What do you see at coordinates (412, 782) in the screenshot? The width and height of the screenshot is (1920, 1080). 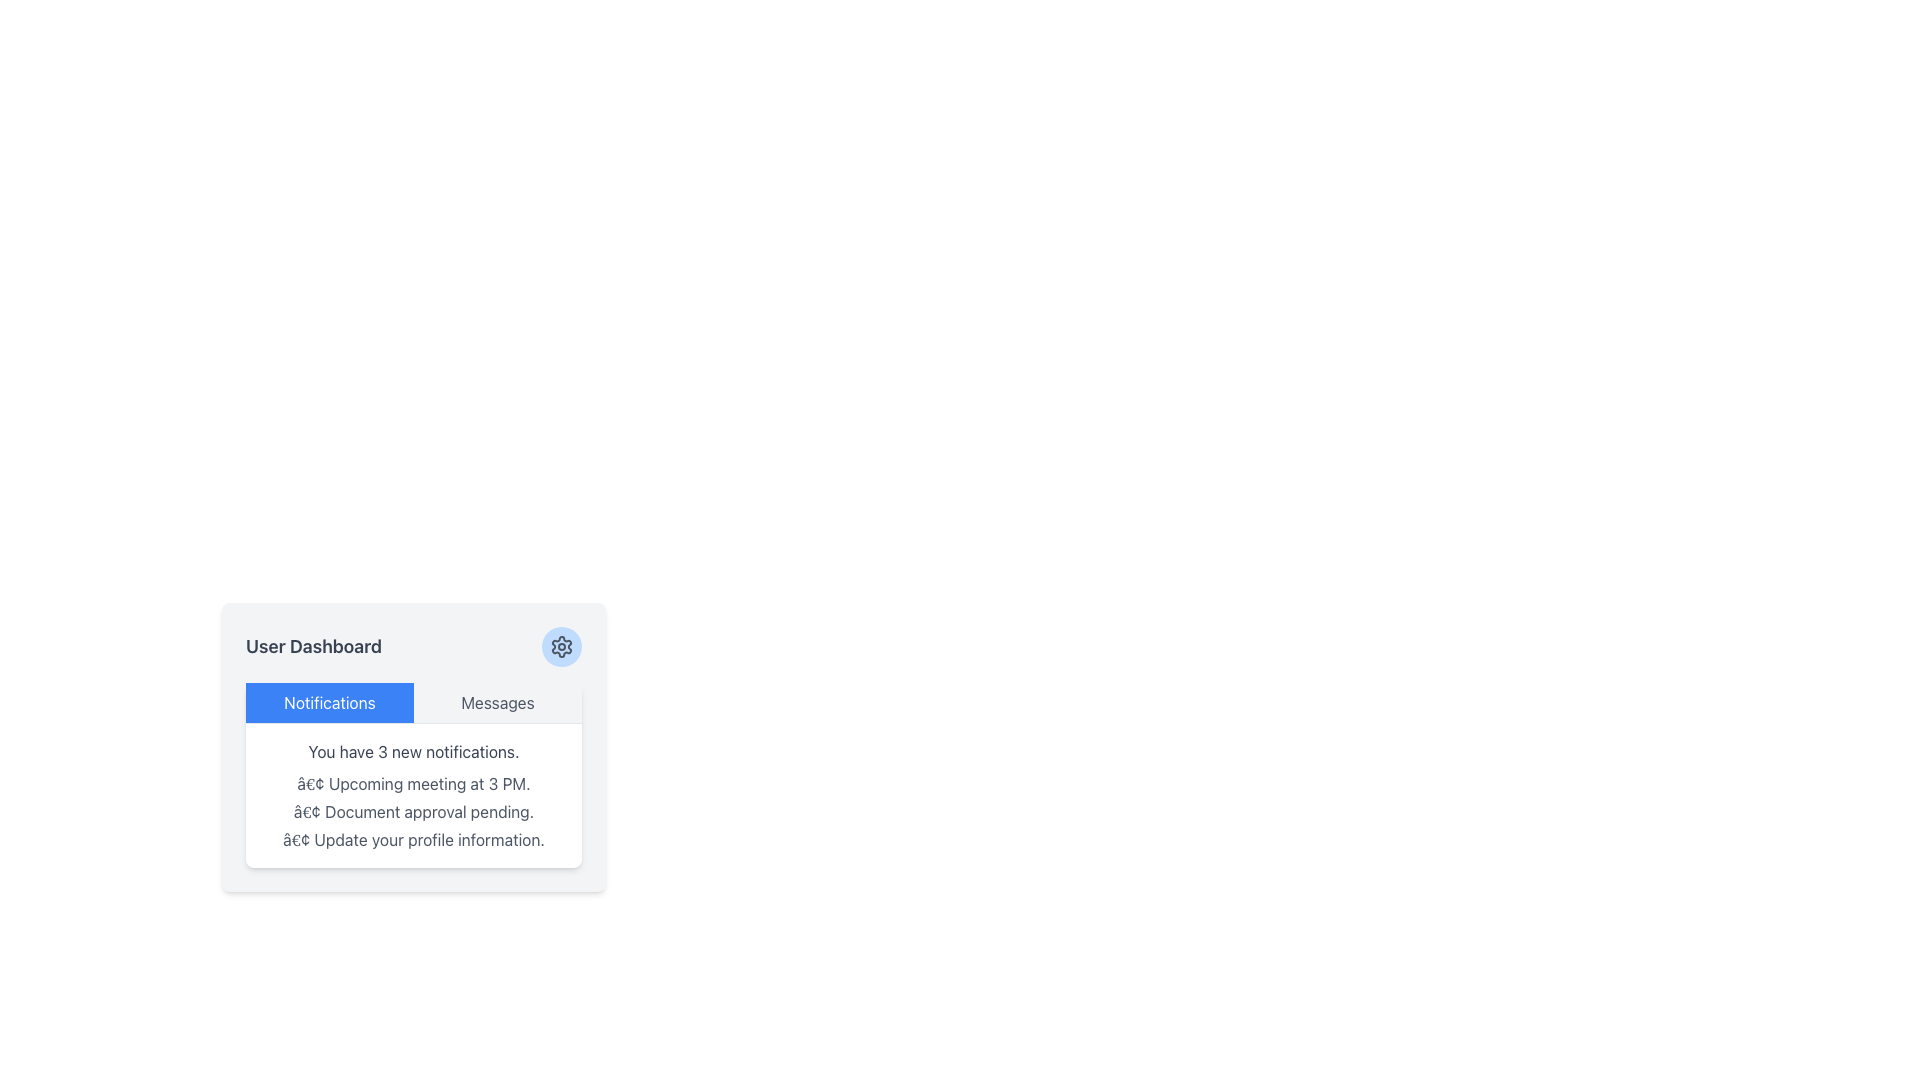 I see `the static text element displaying the message "• Upcoming meeting at 3 PM." which is part of the notifications list on the User Dashboard card` at bounding box center [412, 782].